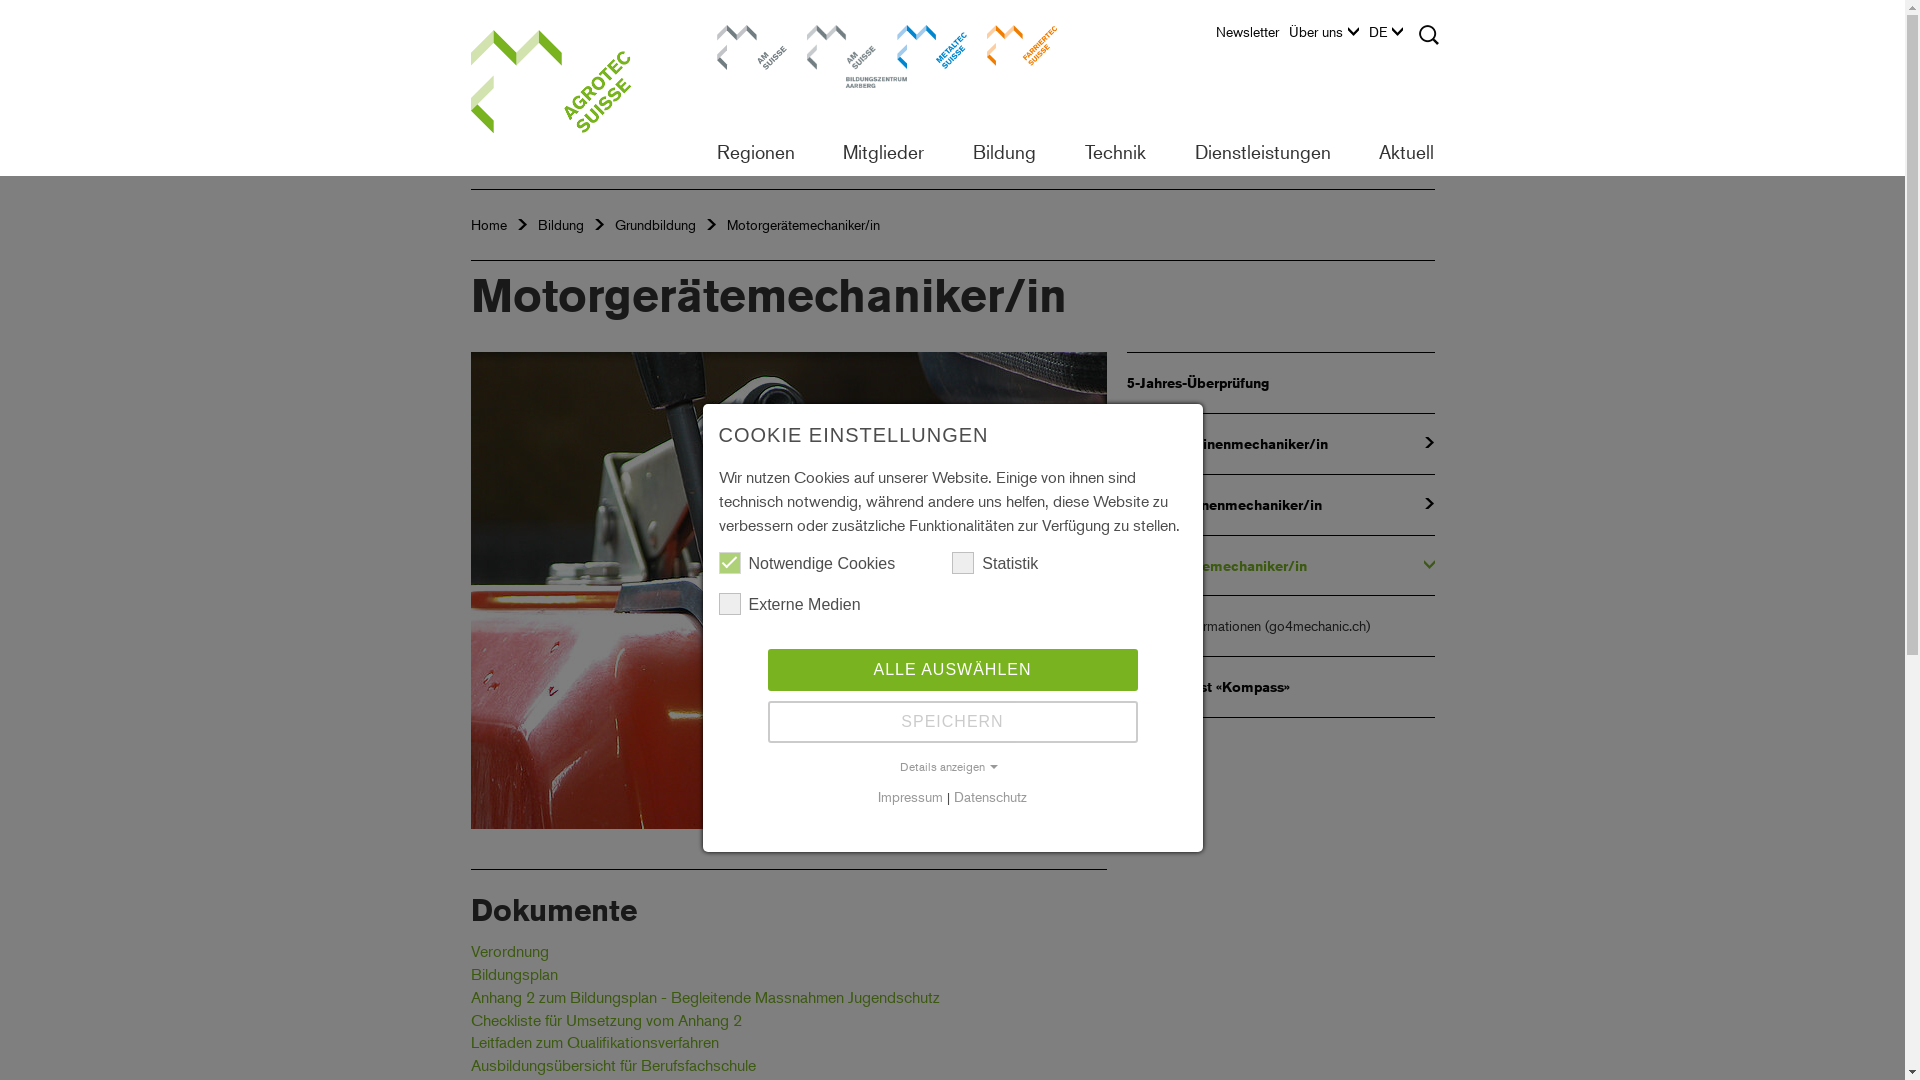 The image size is (1920, 1080). I want to click on 'Newsletter', so click(1251, 37).